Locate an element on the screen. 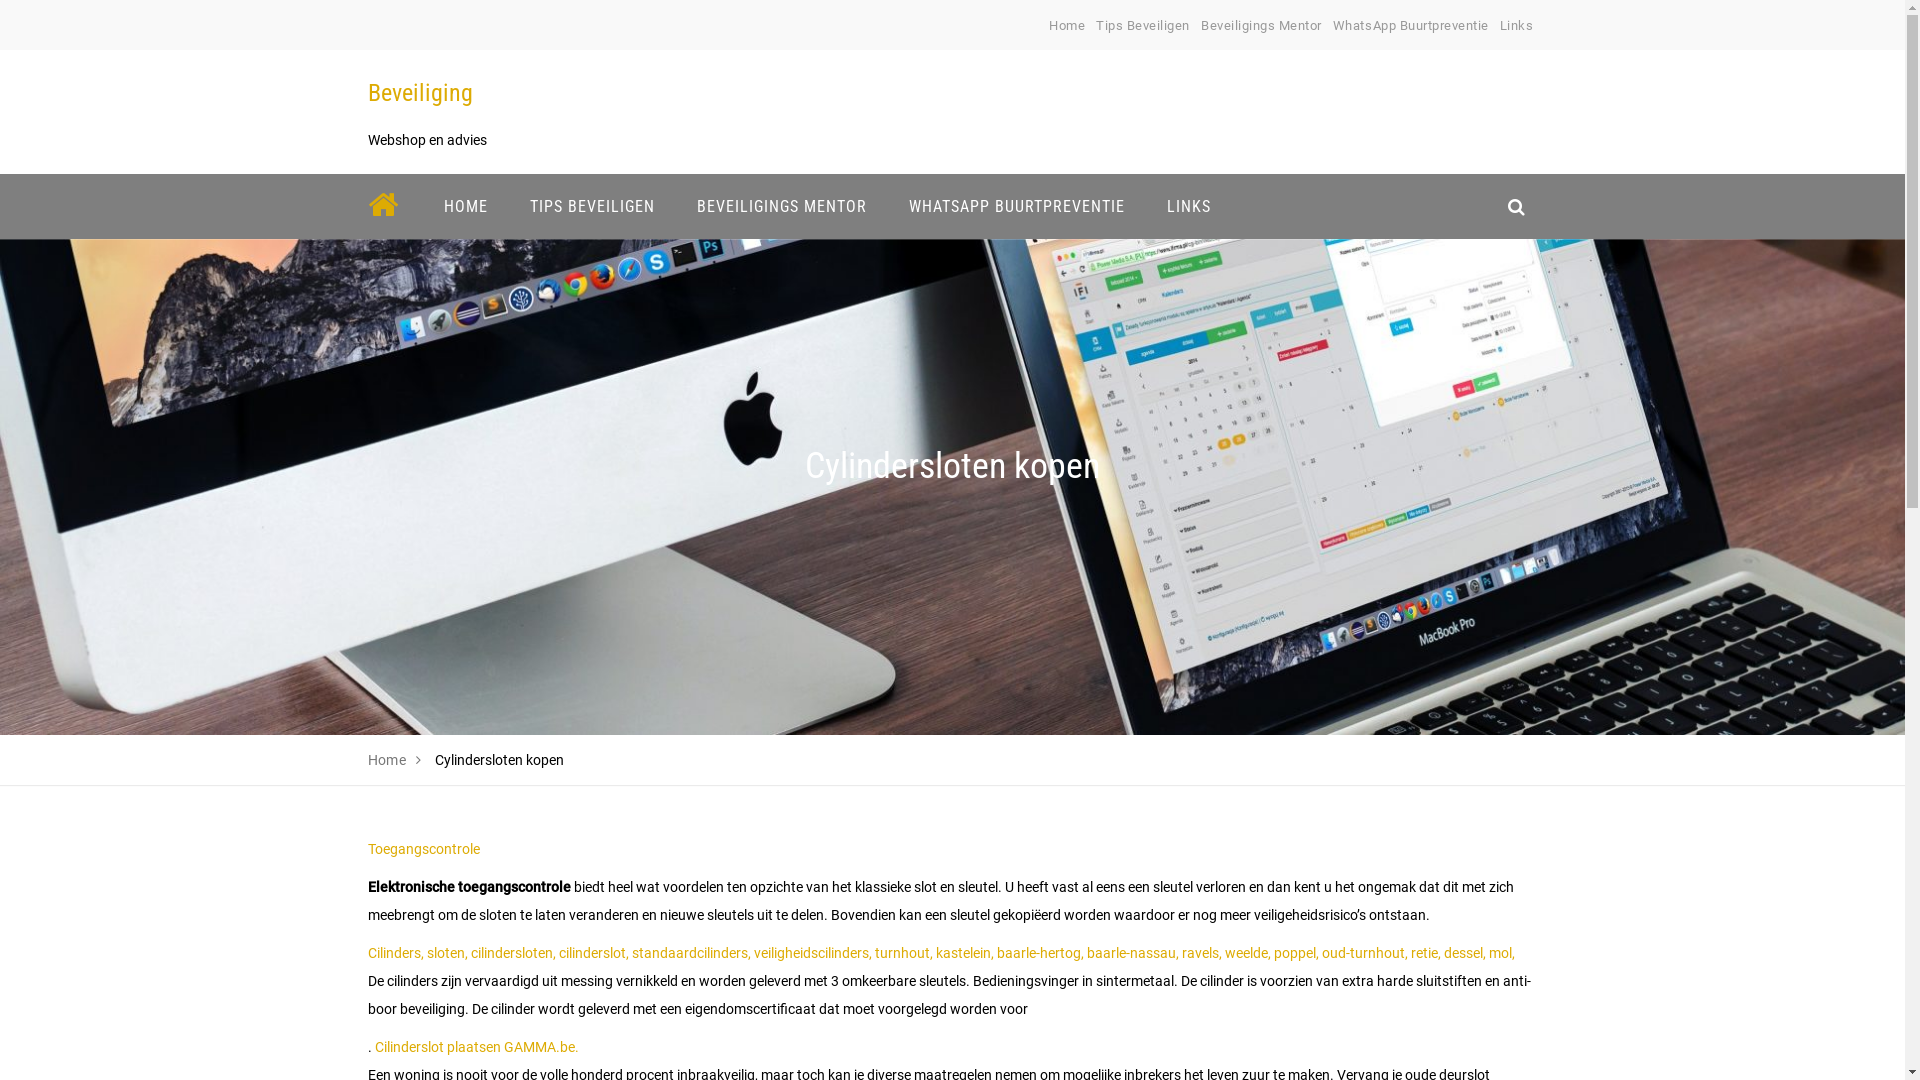 Image resolution: width=1920 pixels, height=1080 pixels. 'TIPS BEVEILIGEN' is located at coordinates (515, 206).